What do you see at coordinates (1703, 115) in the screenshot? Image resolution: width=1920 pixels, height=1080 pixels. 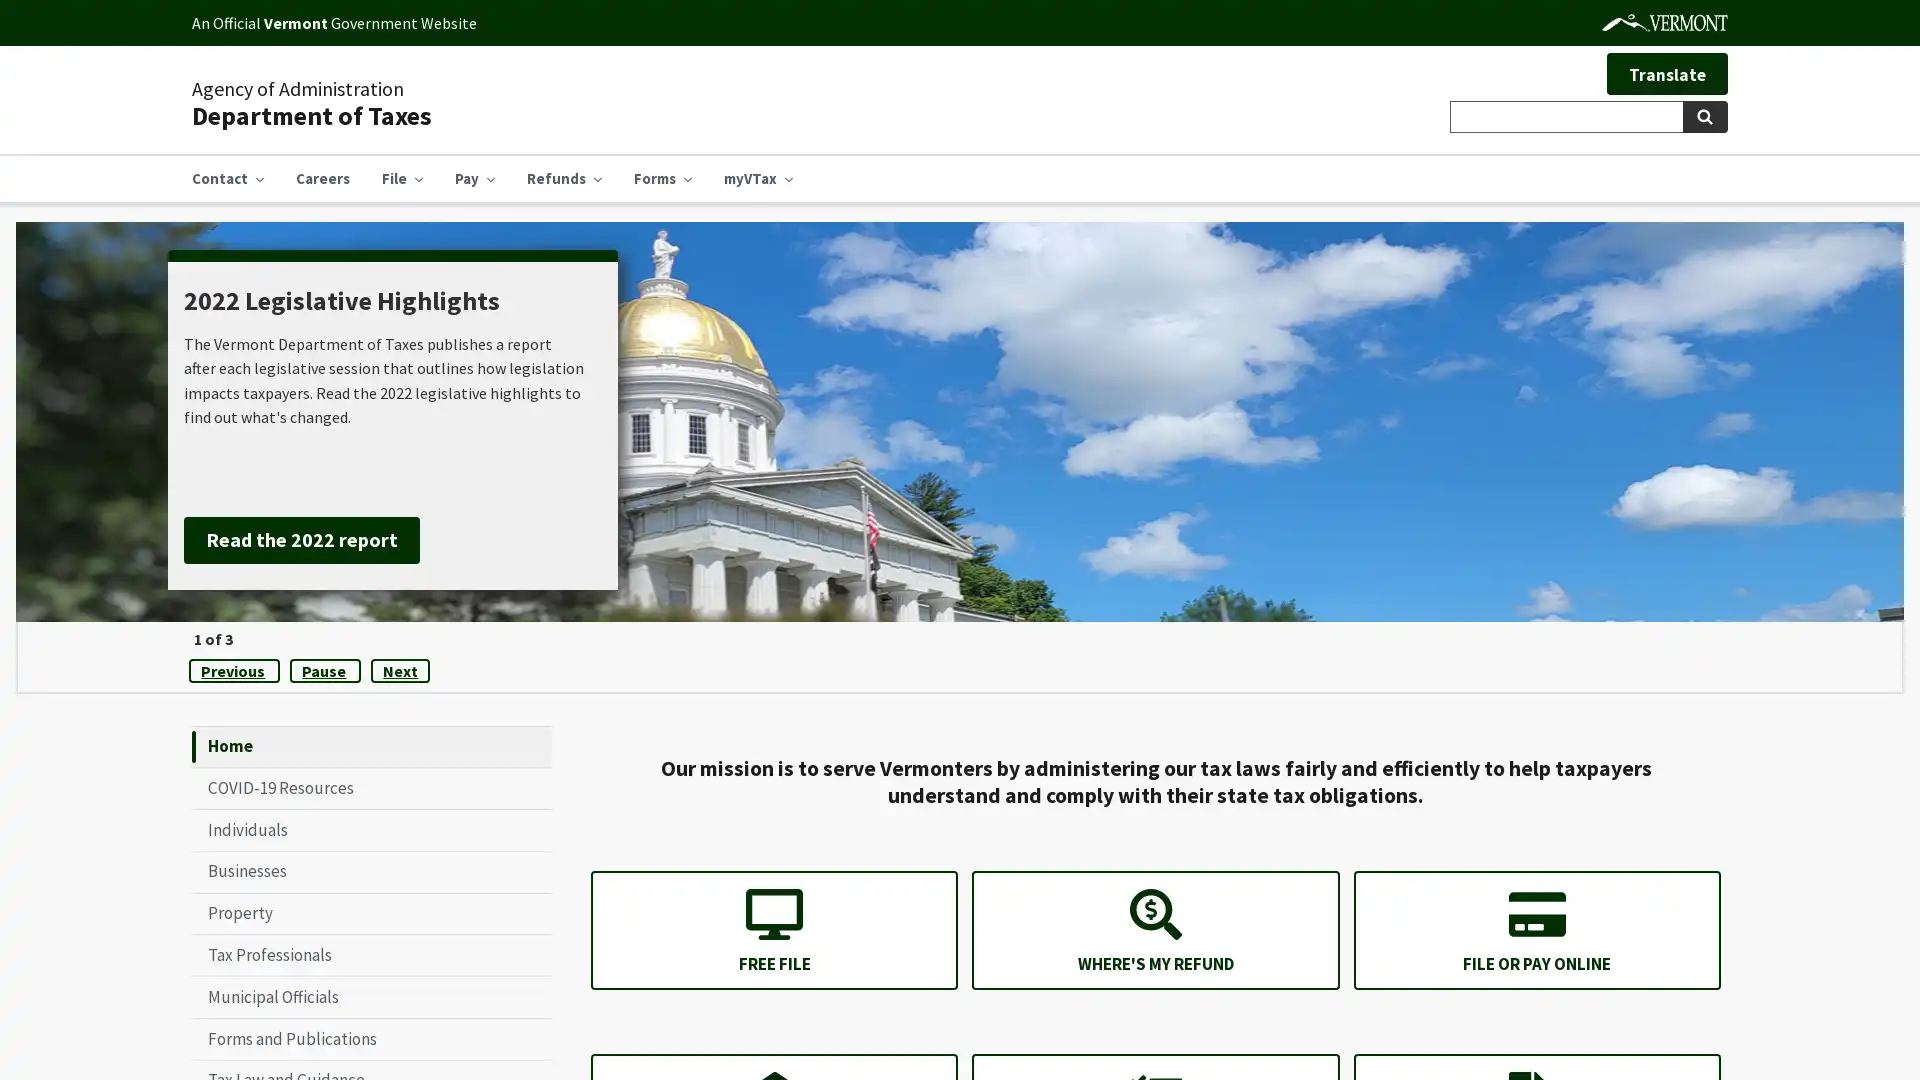 I see `Submit` at bounding box center [1703, 115].